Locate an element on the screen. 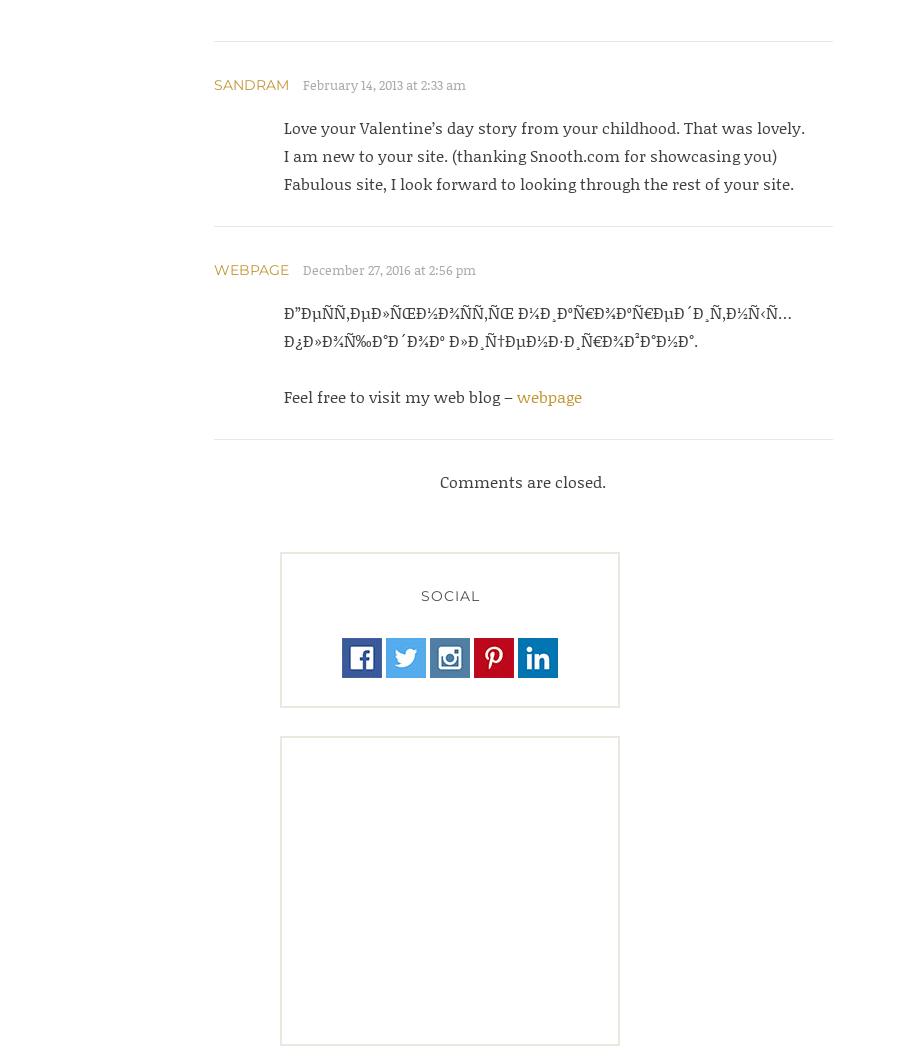 This screenshot has width=900, height=1059. 'Comments are closed.' is located at coordinates (521, 481).